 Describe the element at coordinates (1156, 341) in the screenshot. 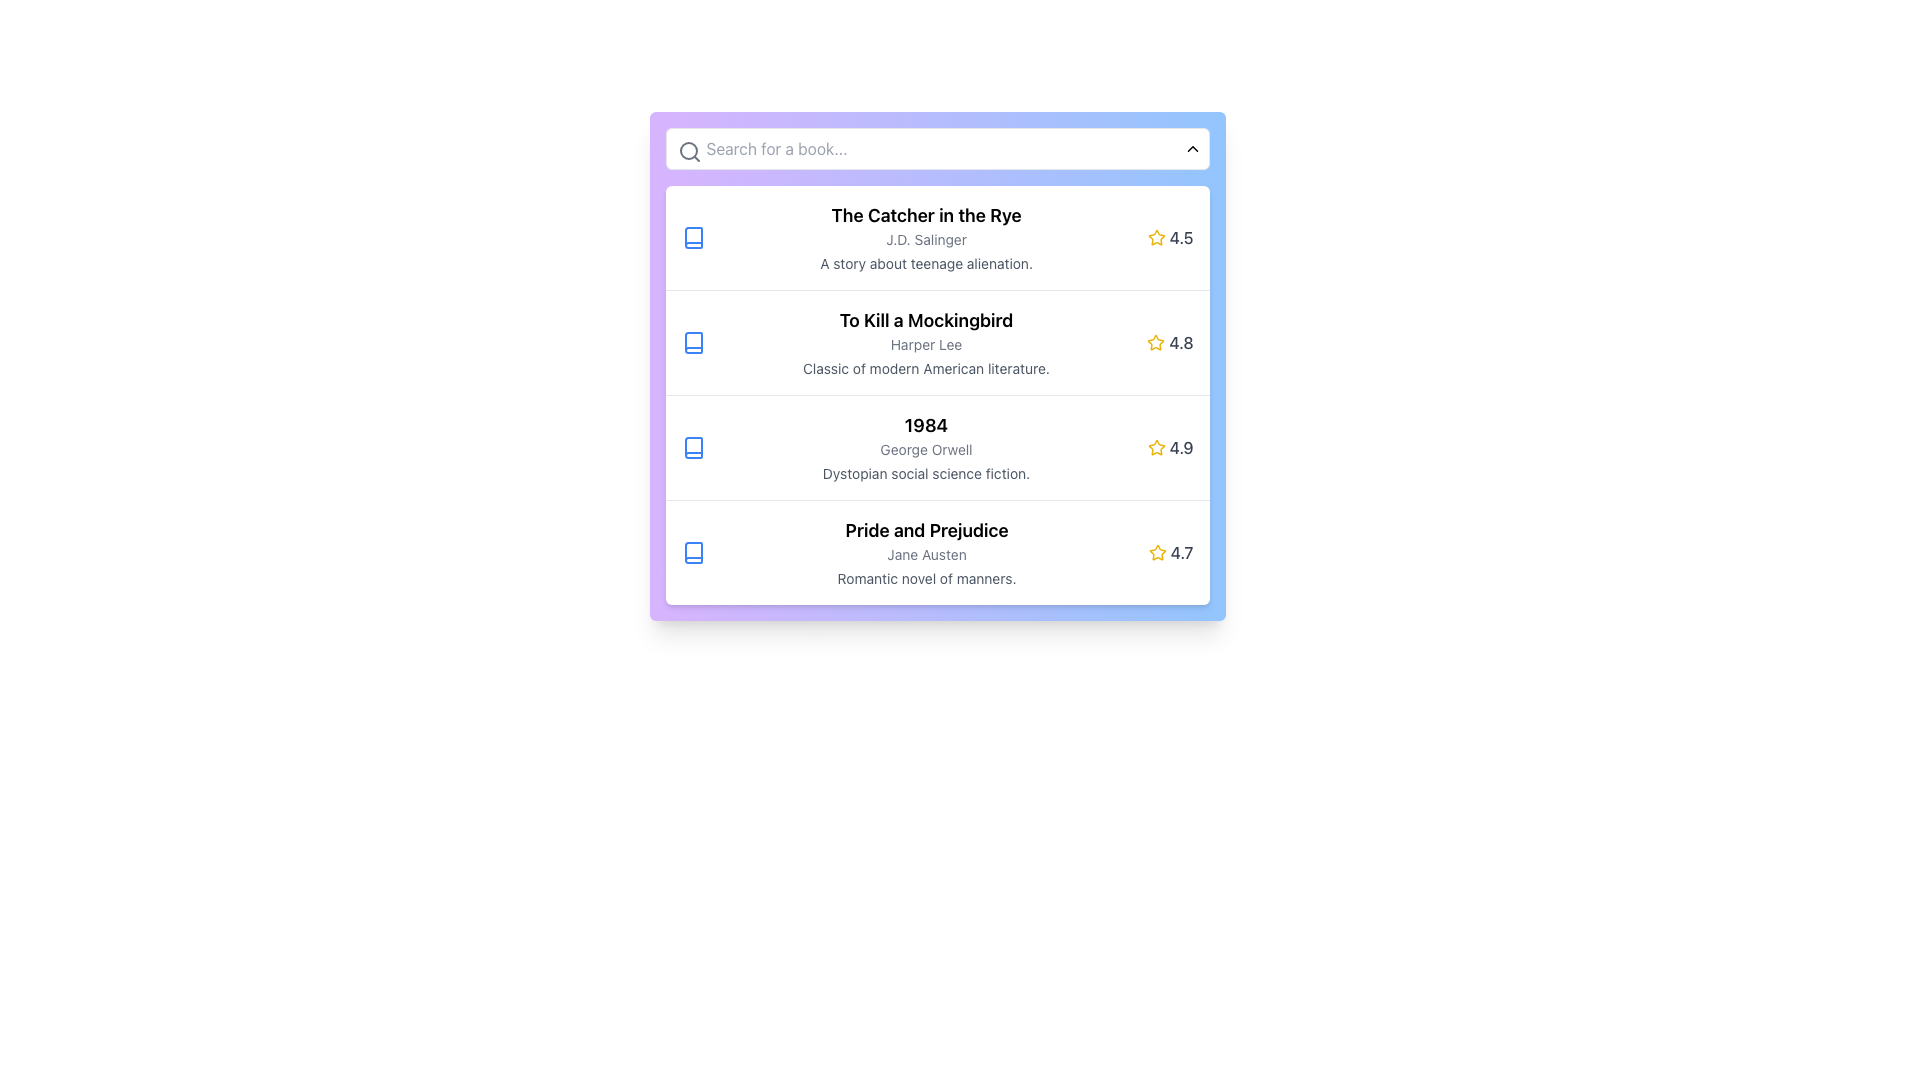

I see `the star icon indicating a rating of '4.8' for the book 'To Kill a Mockingbird', which is located to the right of the rating text` at that location.